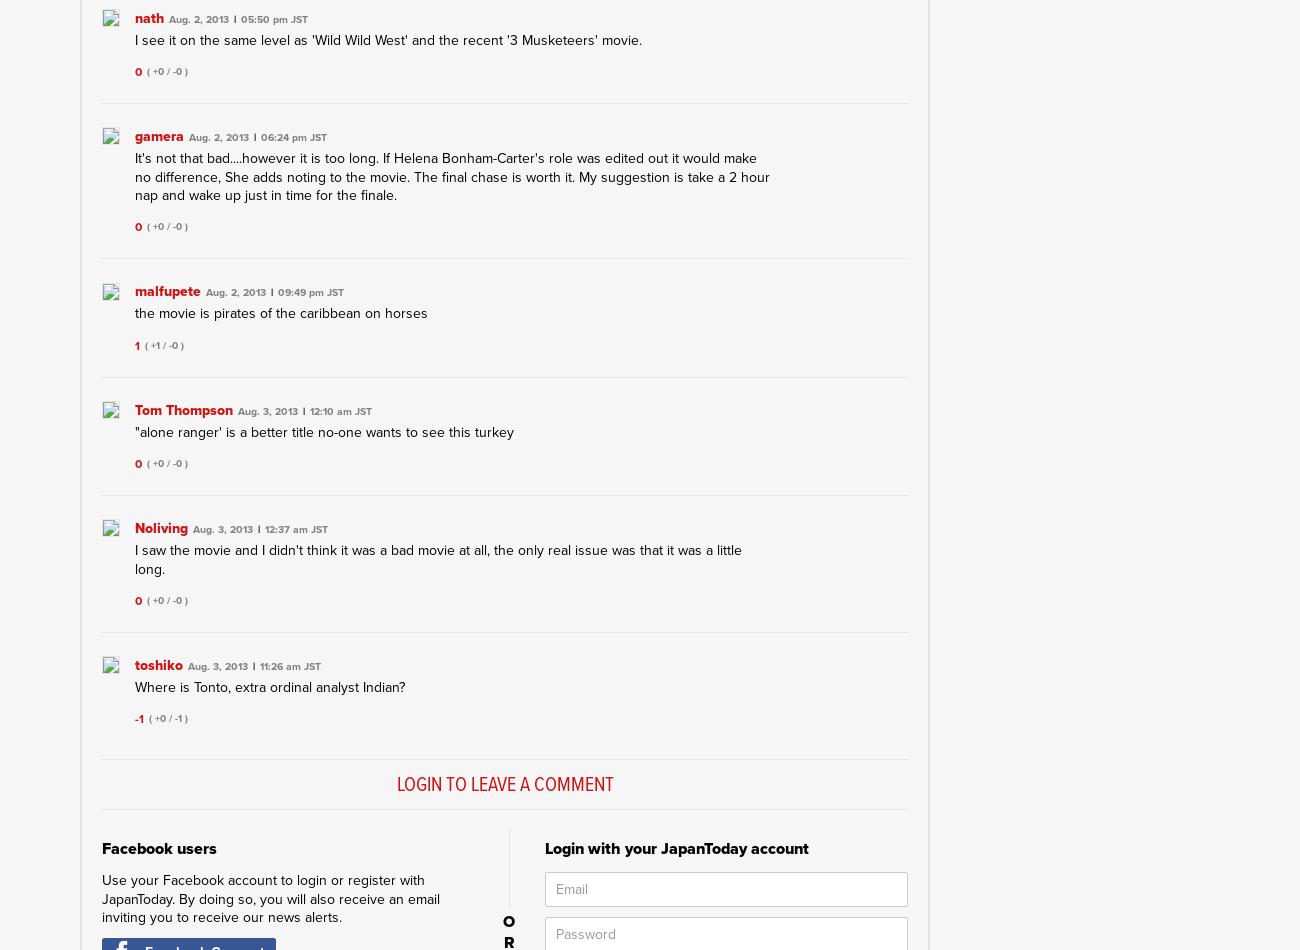  What do you see at coordinates (269, 687) in the screenshot?
I see `'Where is Tonto, extra ordinal analyst Indian?'` at bounding box center [269, 687].